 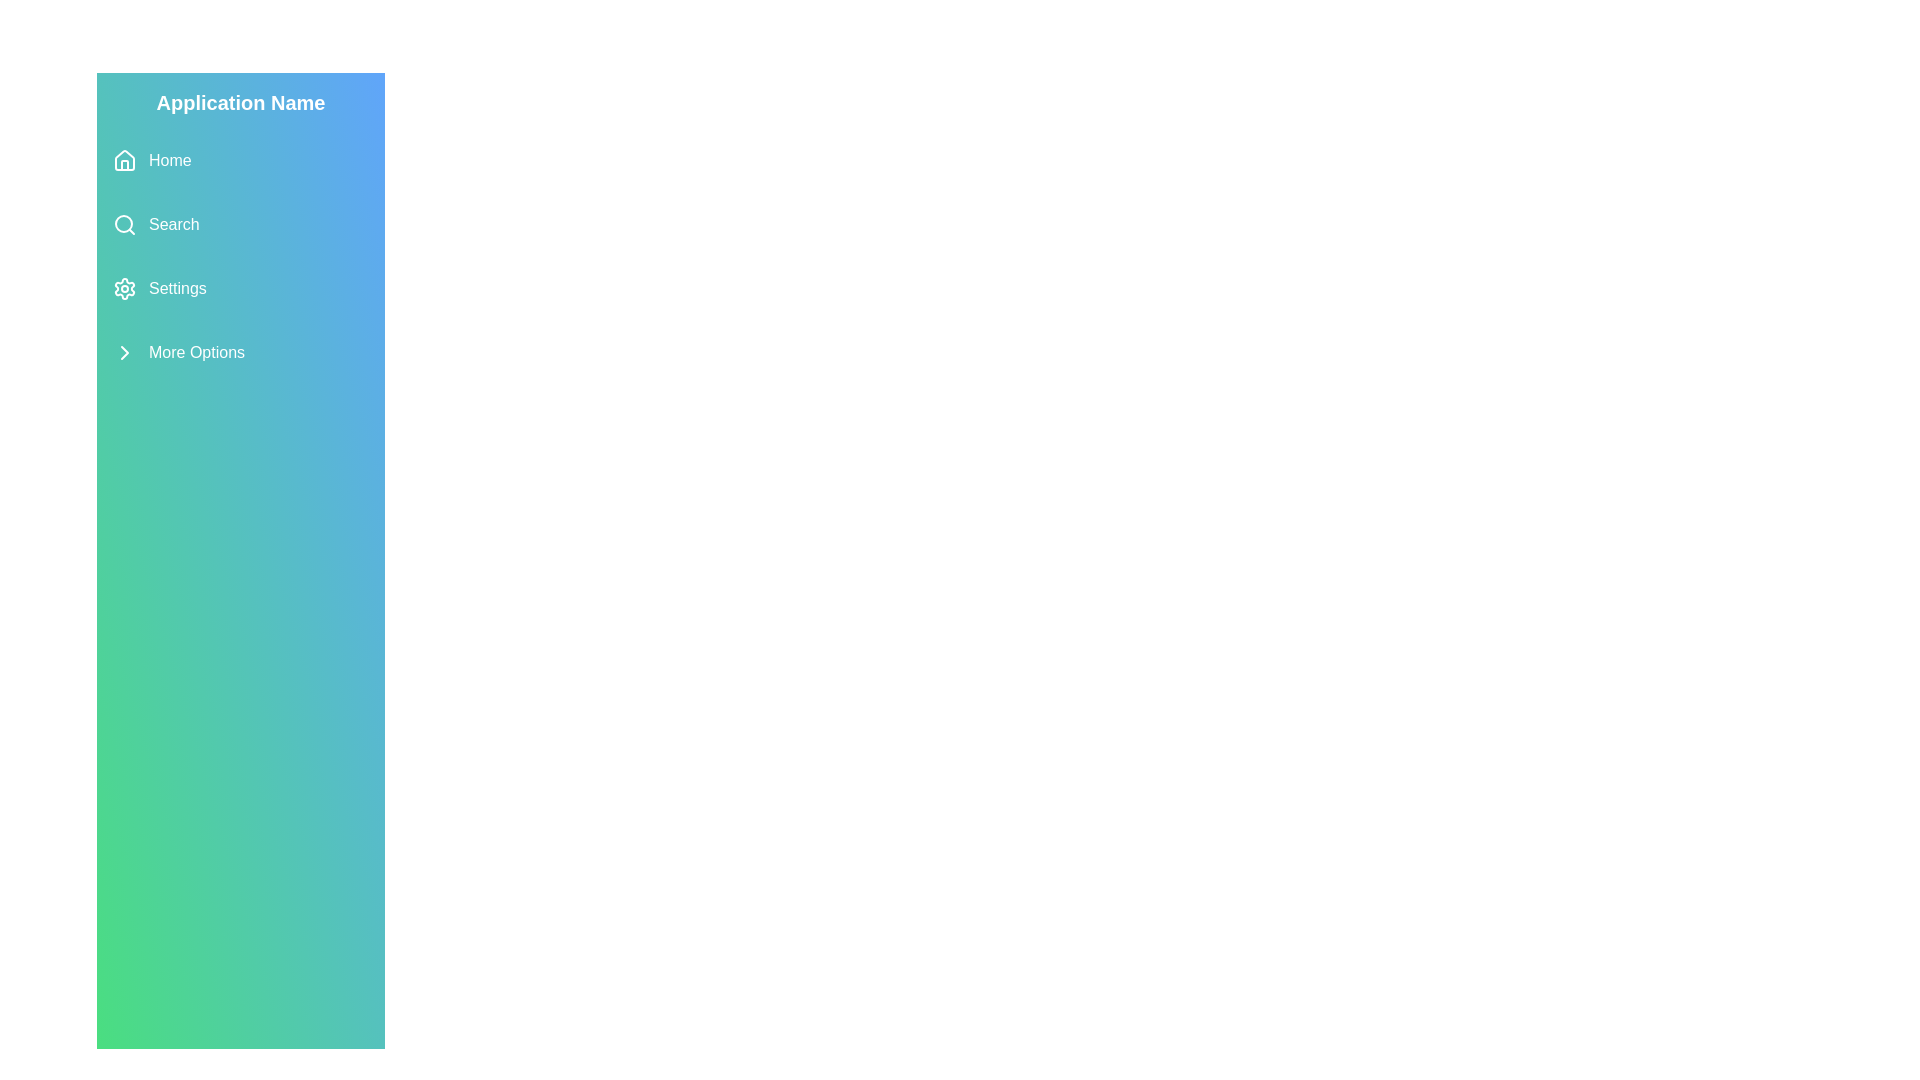 What do you see at coordinates (240, 160) in the screenshot?
I see `the menu item Home` at bounding box center [240, 160].